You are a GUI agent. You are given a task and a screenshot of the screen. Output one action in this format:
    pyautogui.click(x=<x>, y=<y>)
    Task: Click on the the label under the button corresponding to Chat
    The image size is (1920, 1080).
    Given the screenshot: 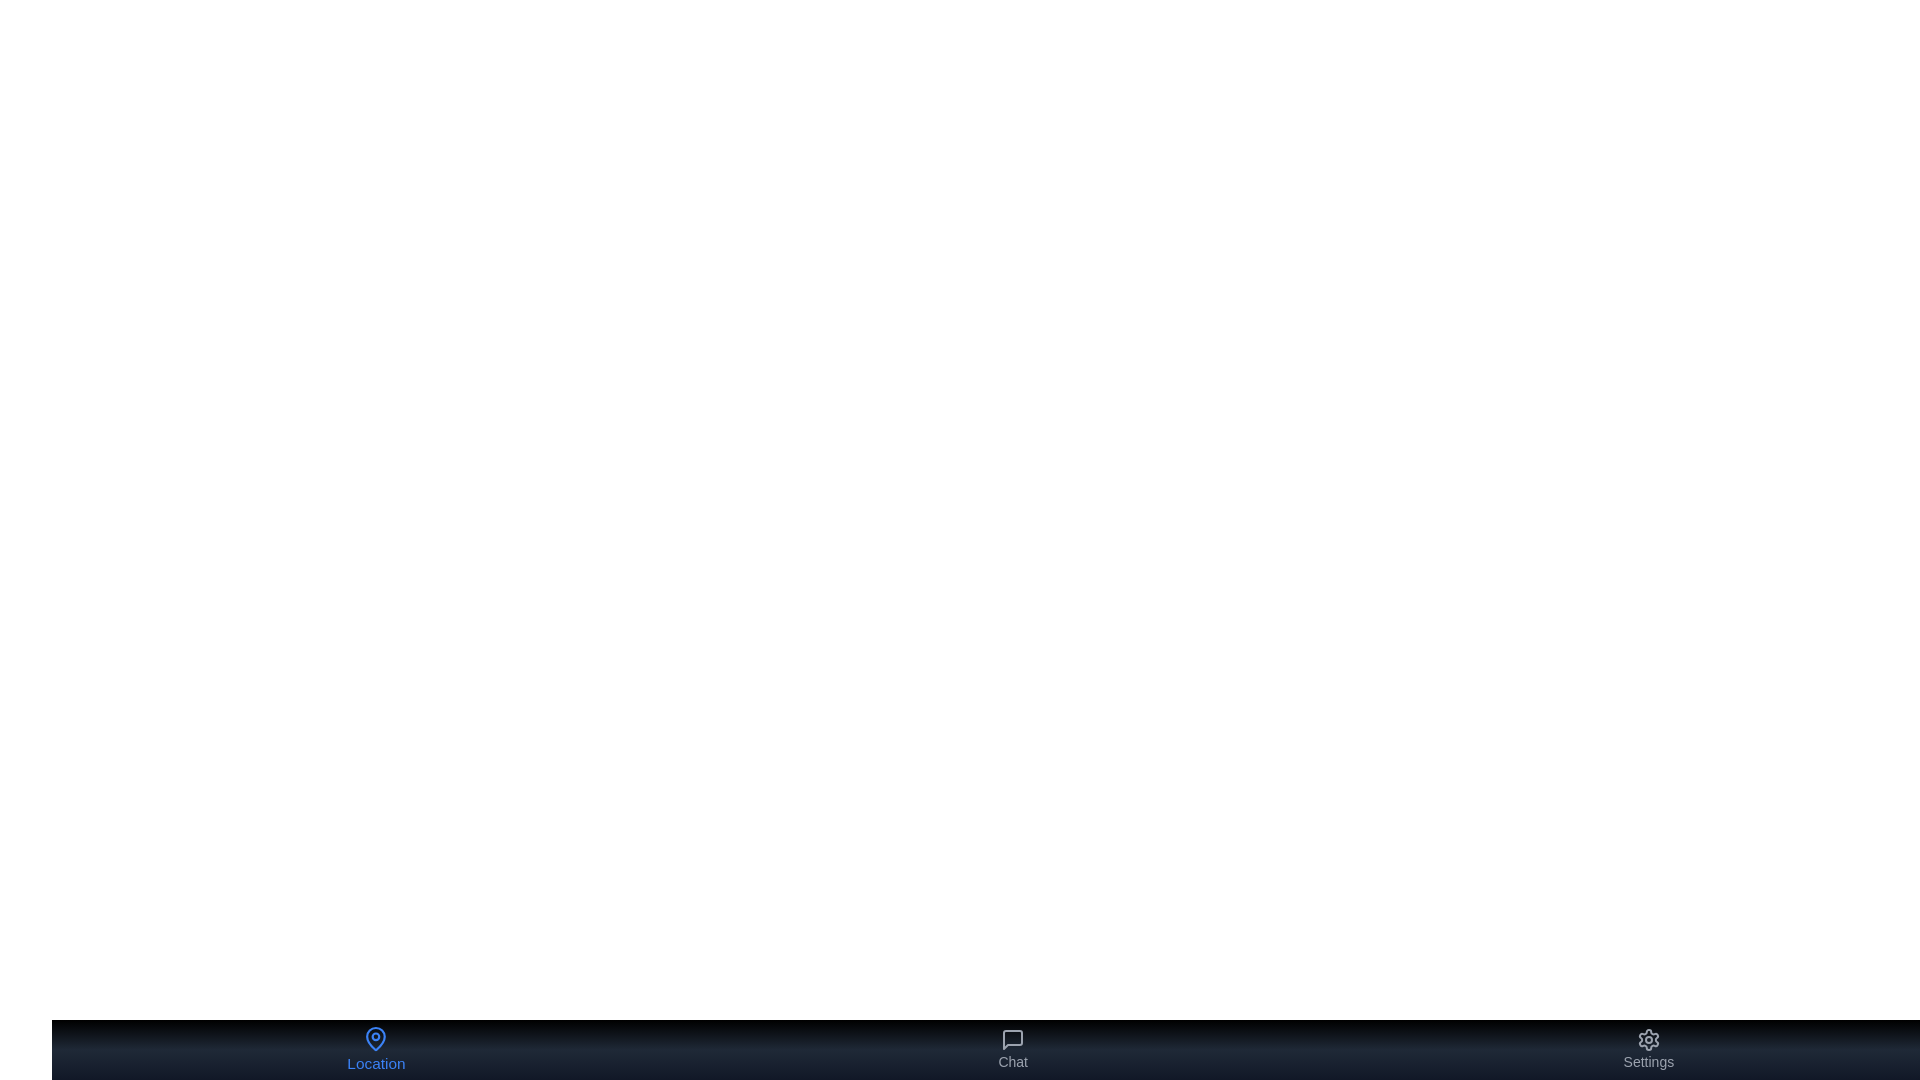 What is the action you would take?
    pyautogui.click(x=1013, y=1060)
    